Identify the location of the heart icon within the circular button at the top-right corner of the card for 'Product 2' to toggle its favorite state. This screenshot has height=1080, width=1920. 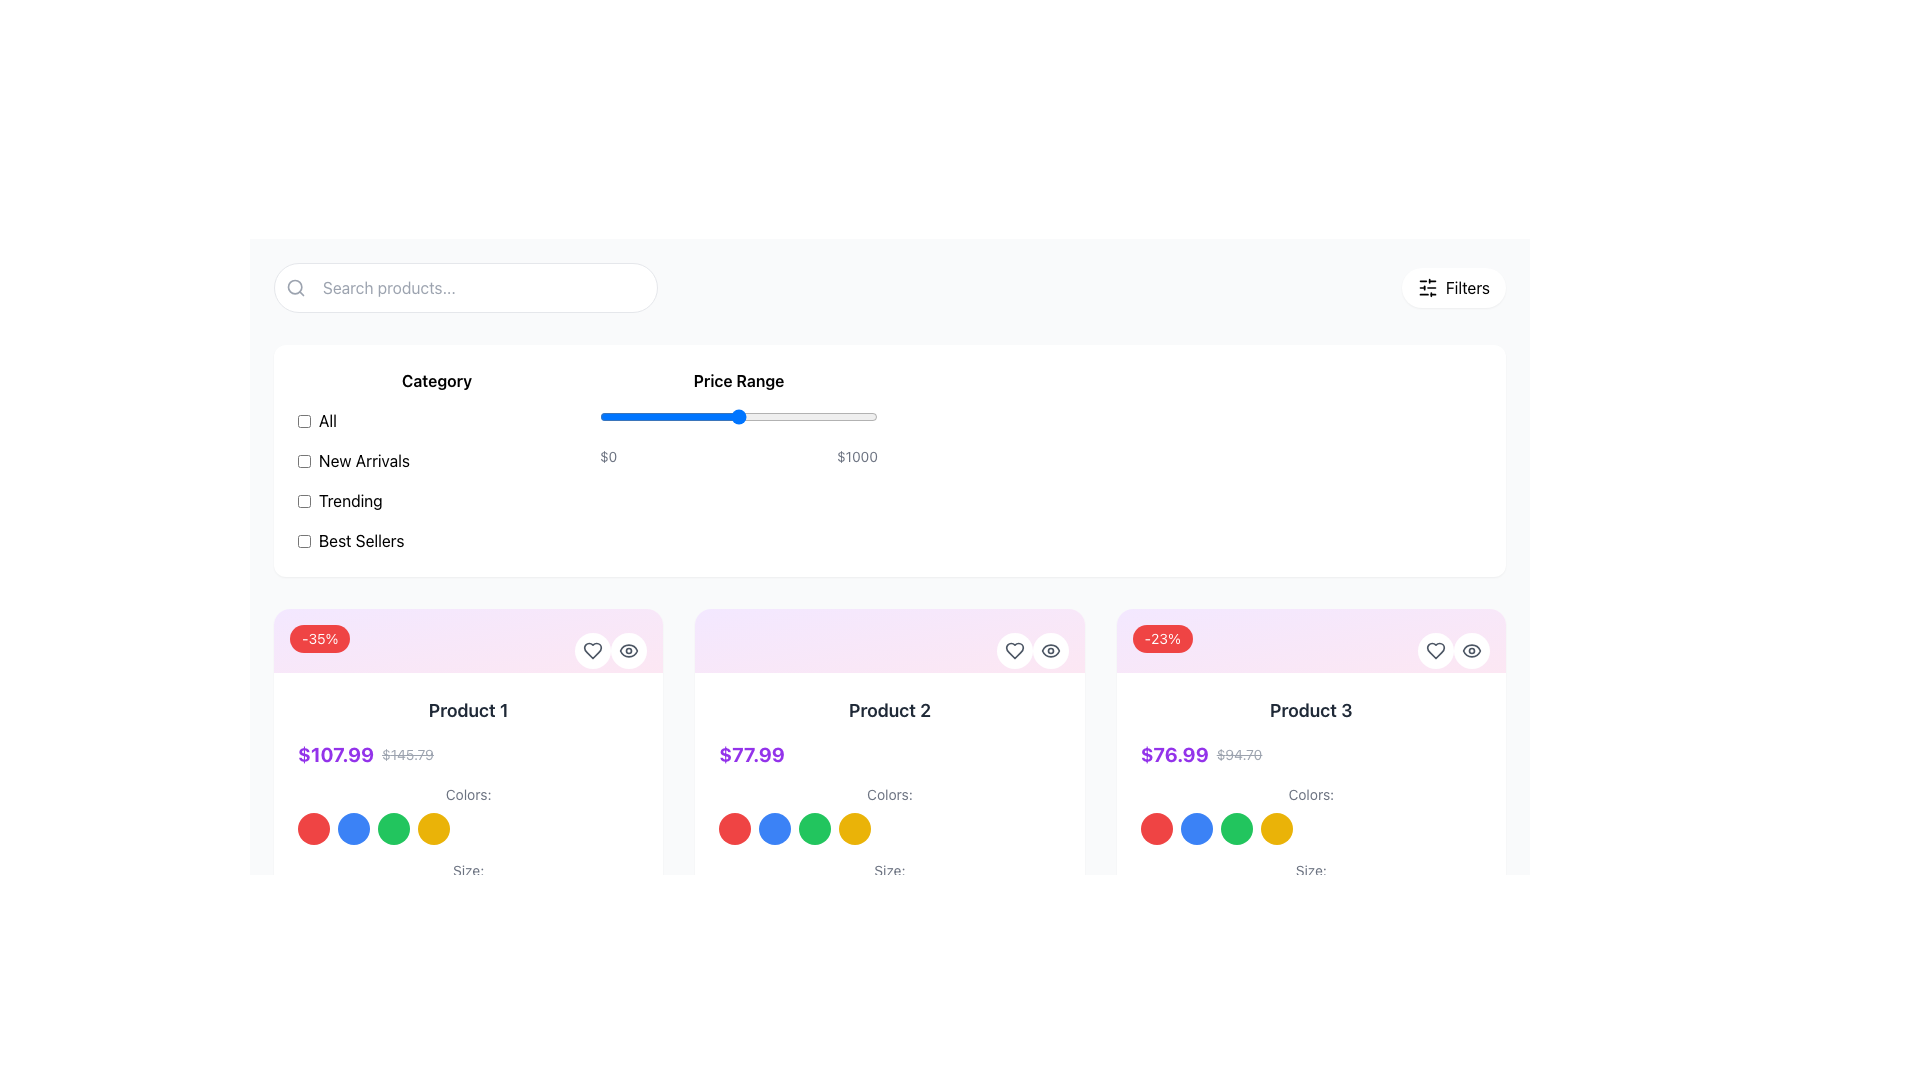
(1014, 651).